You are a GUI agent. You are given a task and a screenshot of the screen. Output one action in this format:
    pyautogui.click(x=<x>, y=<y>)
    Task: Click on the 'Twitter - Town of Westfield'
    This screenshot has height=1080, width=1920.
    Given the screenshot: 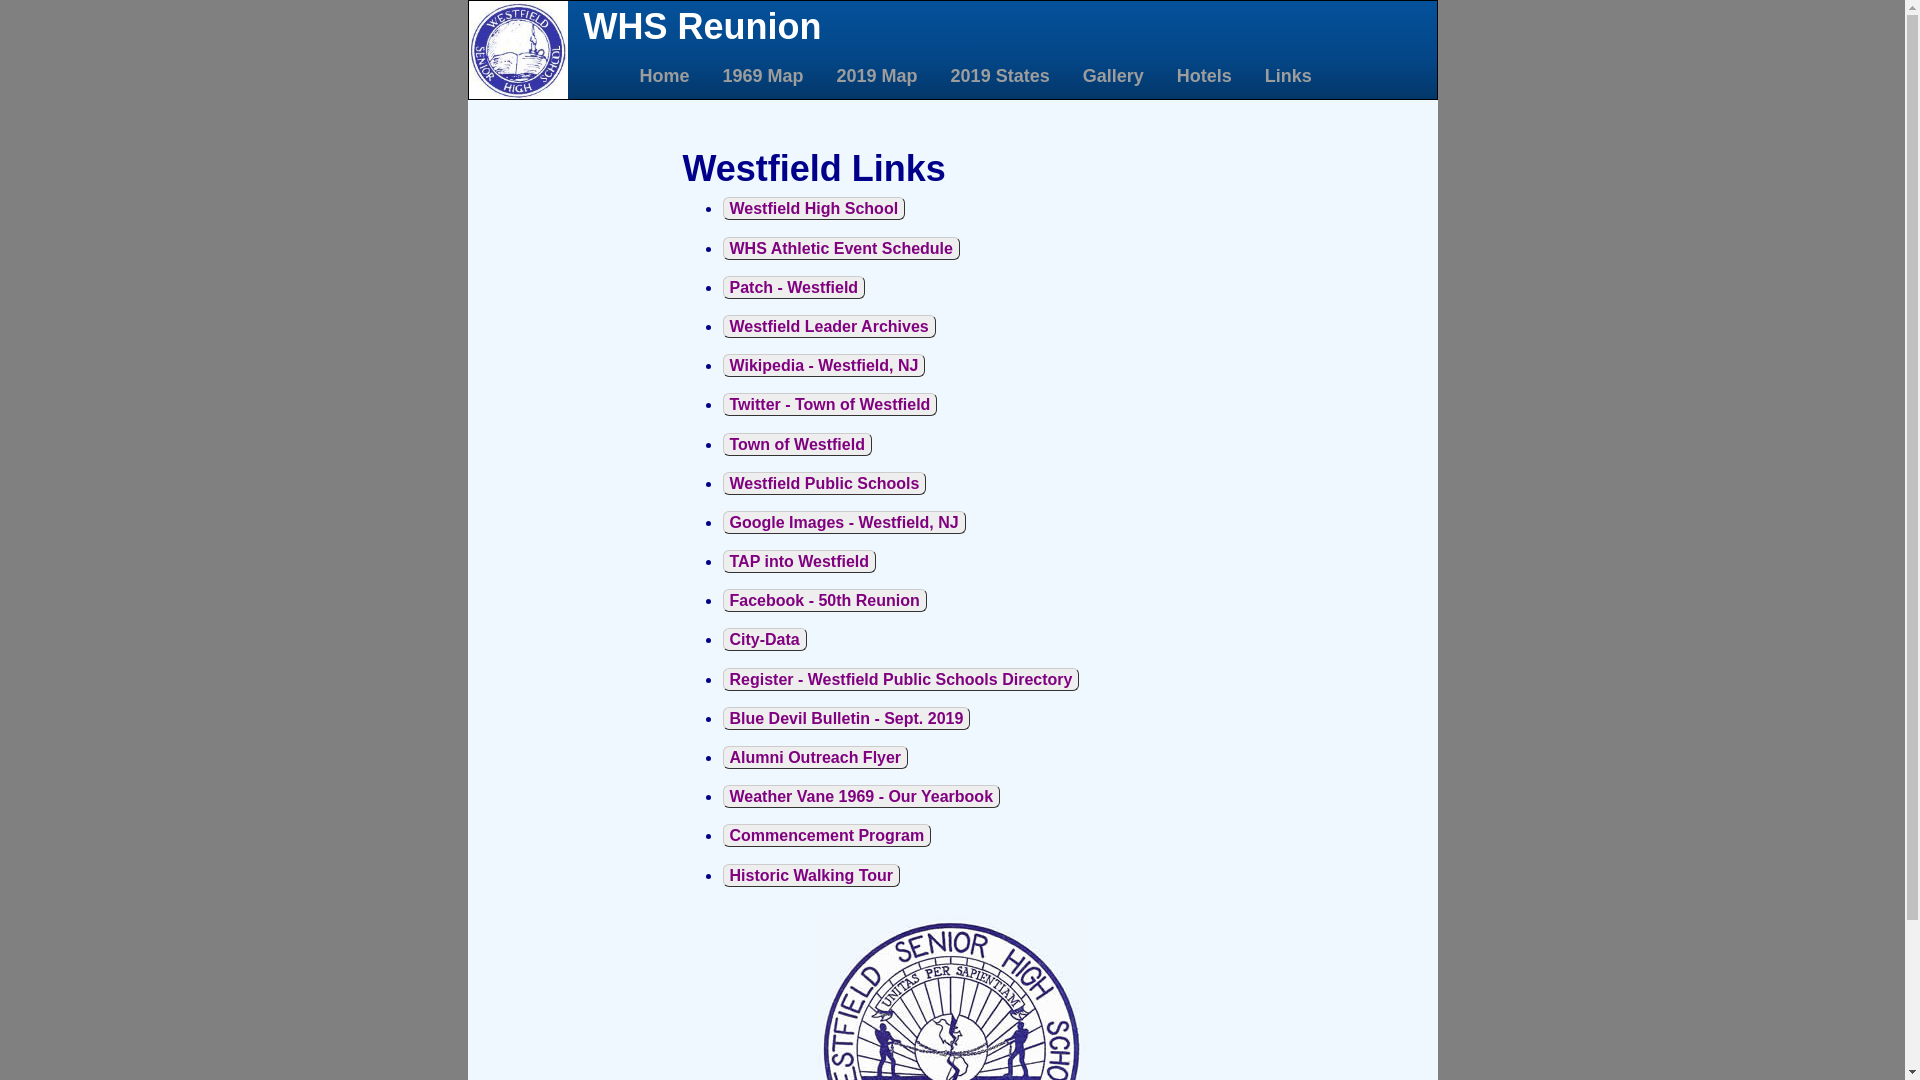 What is the action you would take?
    pyautogui.click(x=829, y=404)
    